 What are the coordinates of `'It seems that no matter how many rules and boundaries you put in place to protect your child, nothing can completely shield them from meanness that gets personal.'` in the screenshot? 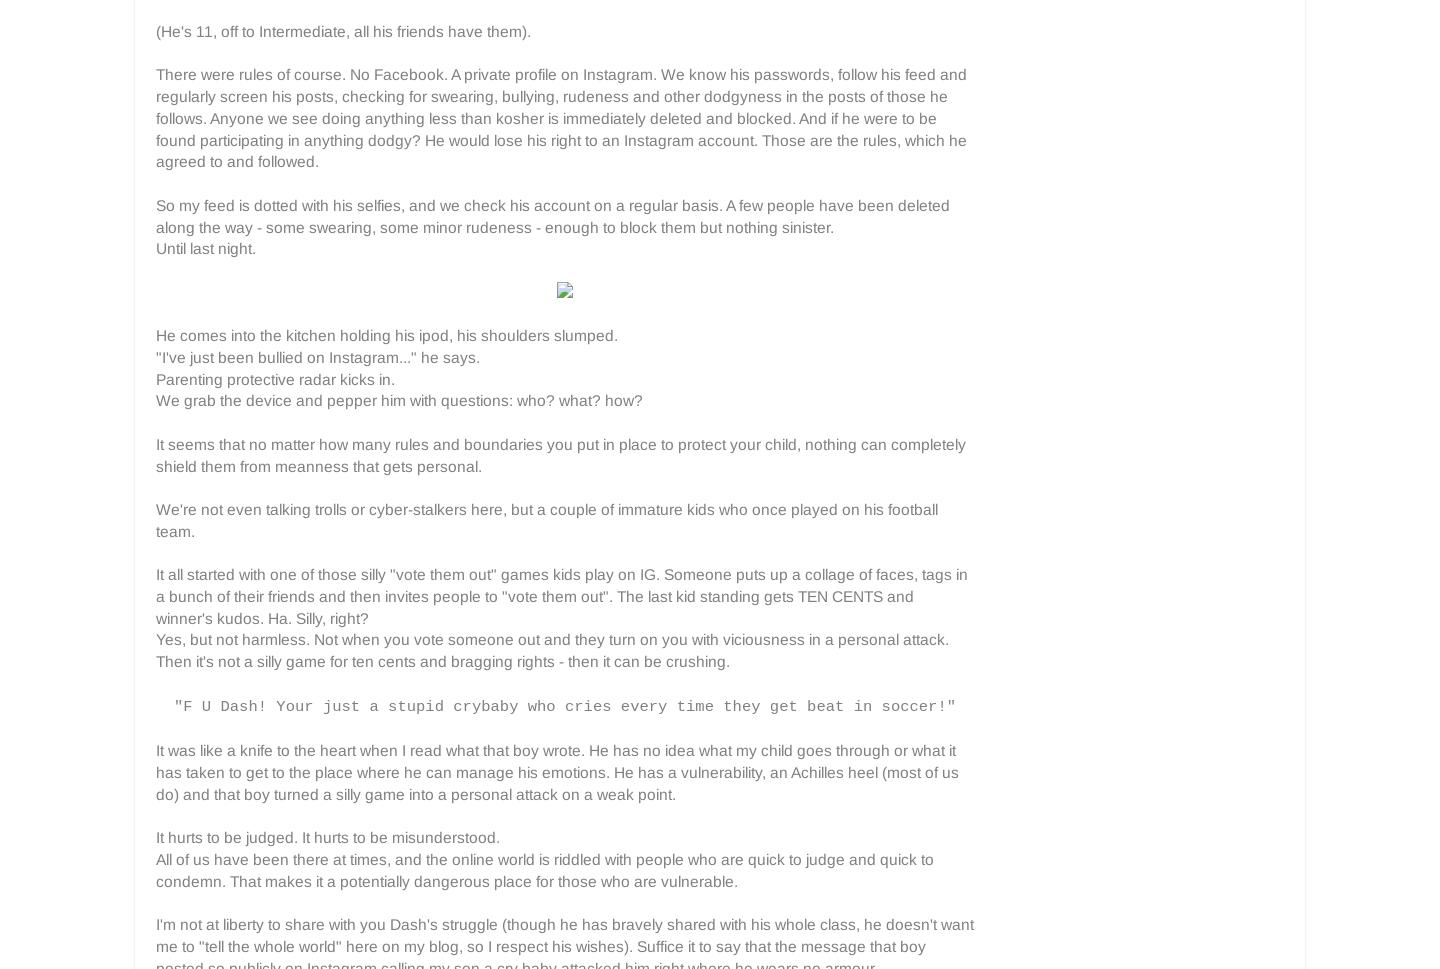 It's located at (154, 454).